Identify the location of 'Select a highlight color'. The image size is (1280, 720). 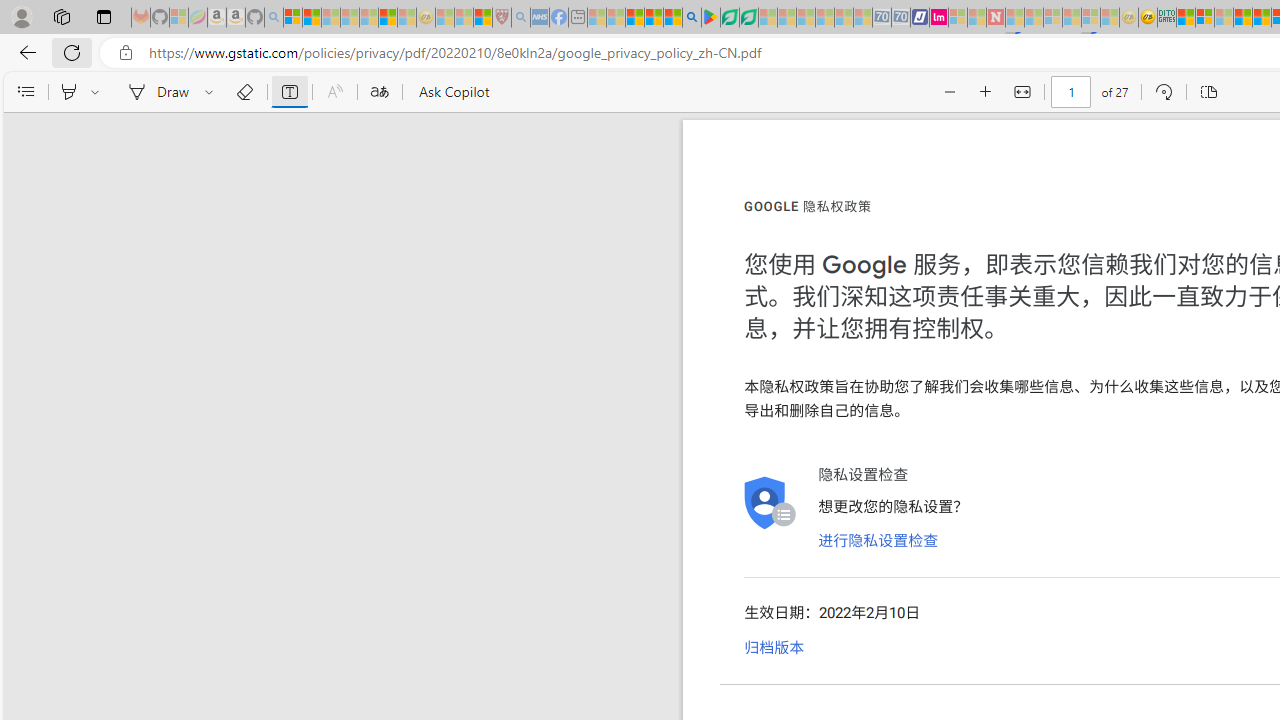
(97, 92).